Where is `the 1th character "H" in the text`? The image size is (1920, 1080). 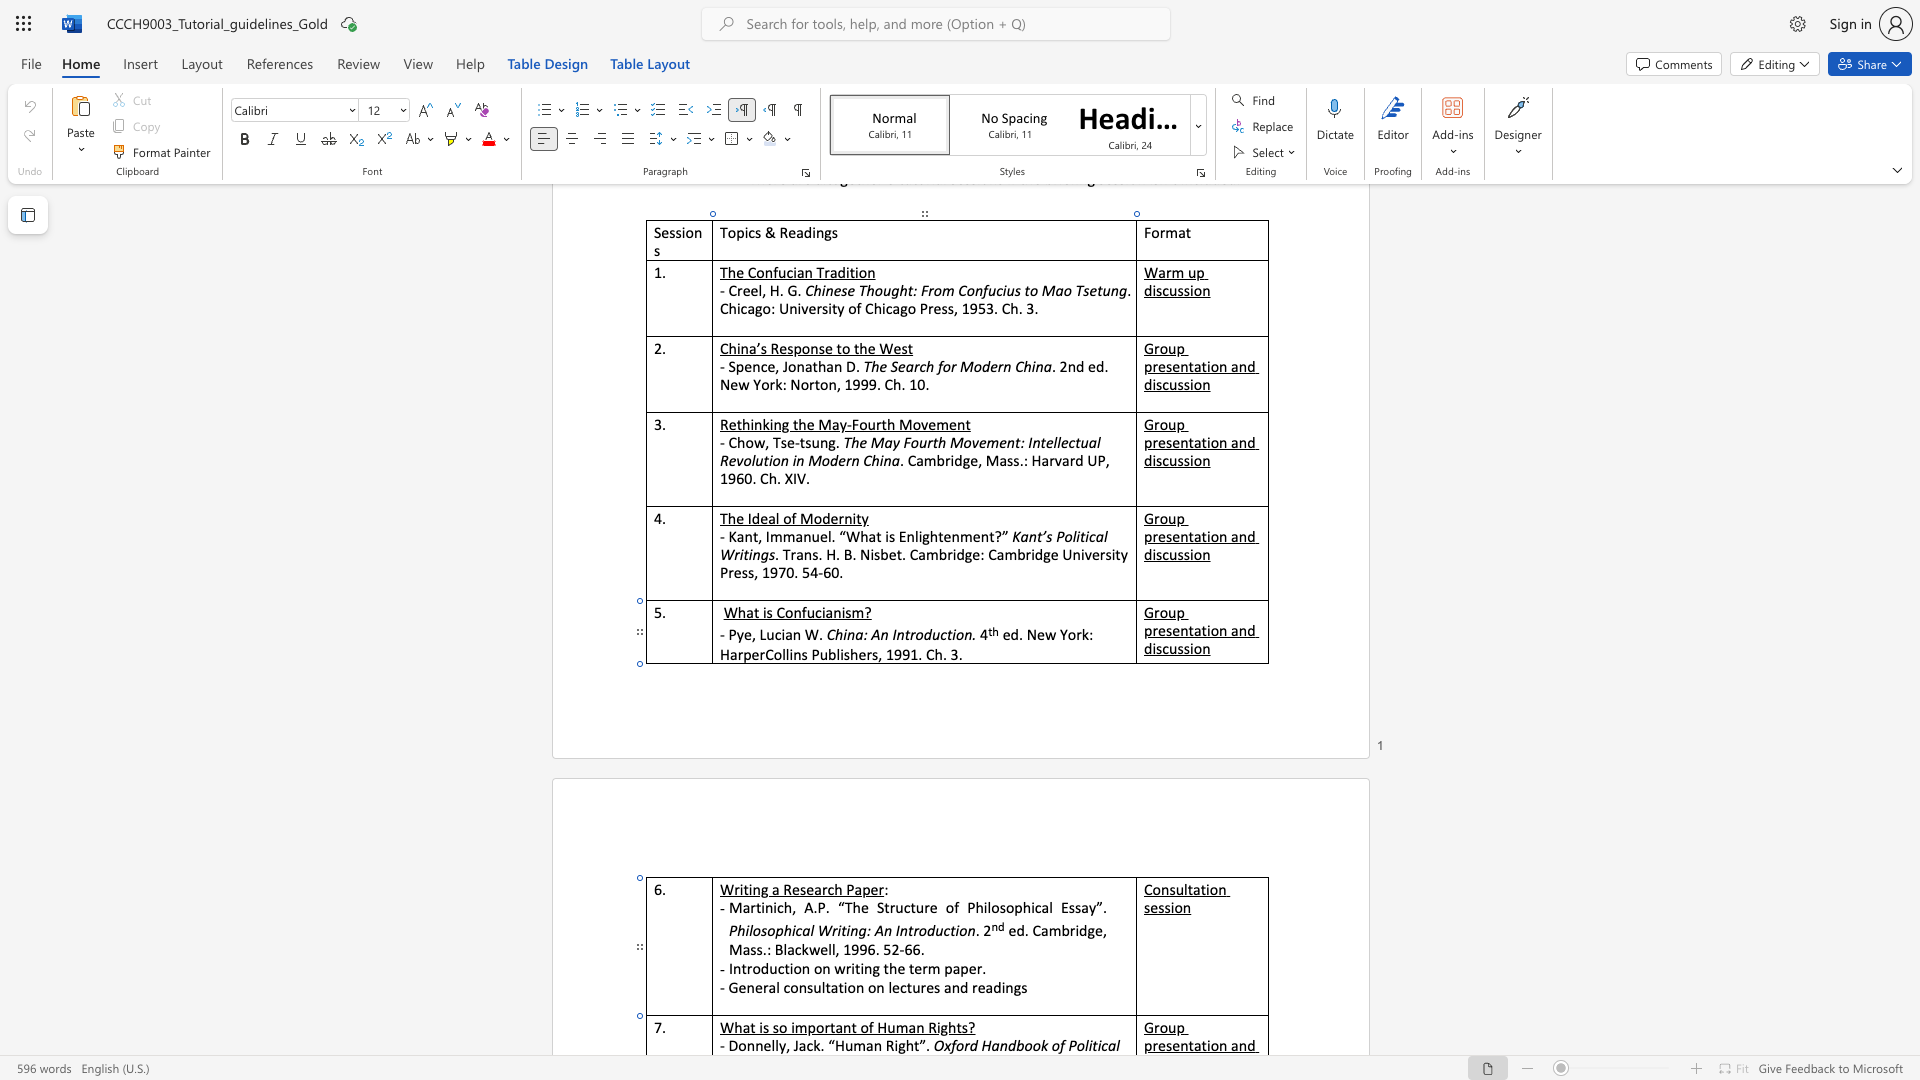 the 1th character "H" in the text is located at coordinates (840, 1044).